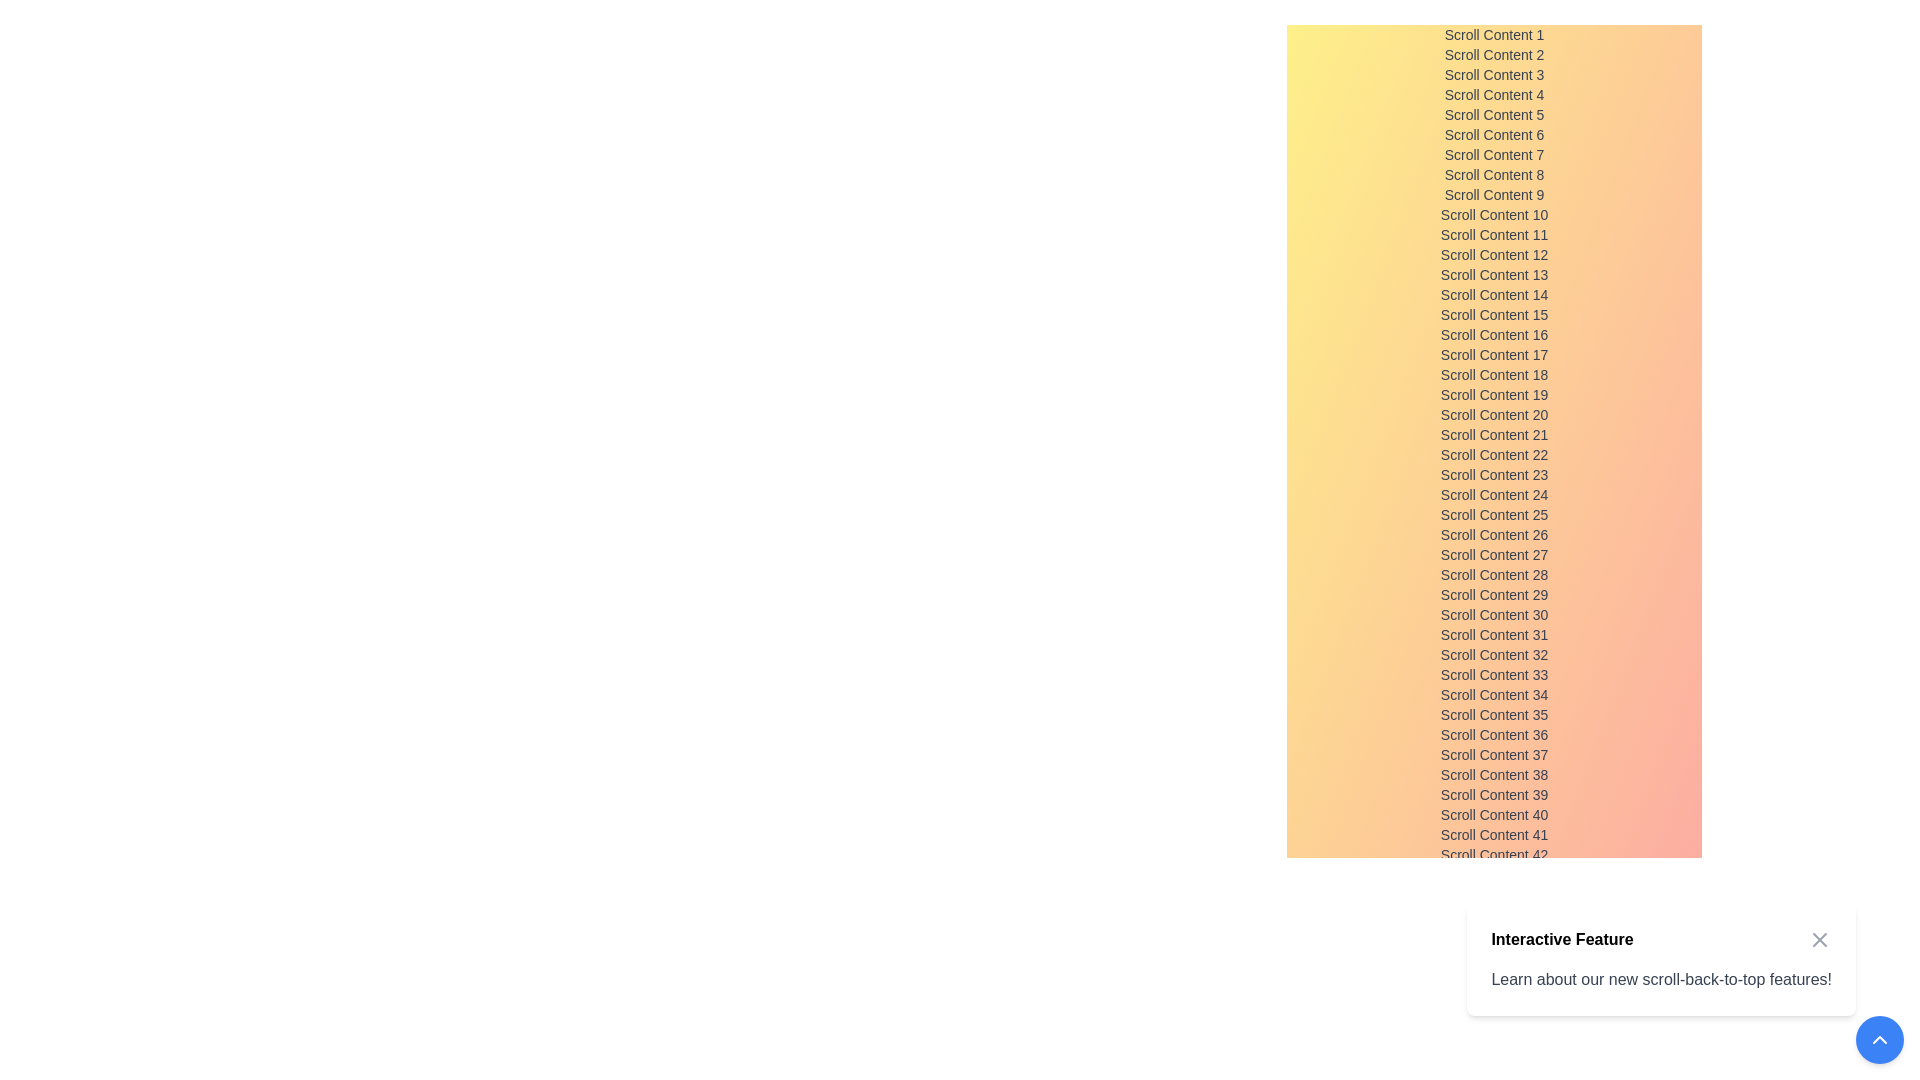  Describe the element at coordinates (1494, 514) in the screenshot. I see `the text label stating 'Scroll Content 25' which is styled in a small, gray font and positioned in the 25th place within a vertically arranged list` at that location.